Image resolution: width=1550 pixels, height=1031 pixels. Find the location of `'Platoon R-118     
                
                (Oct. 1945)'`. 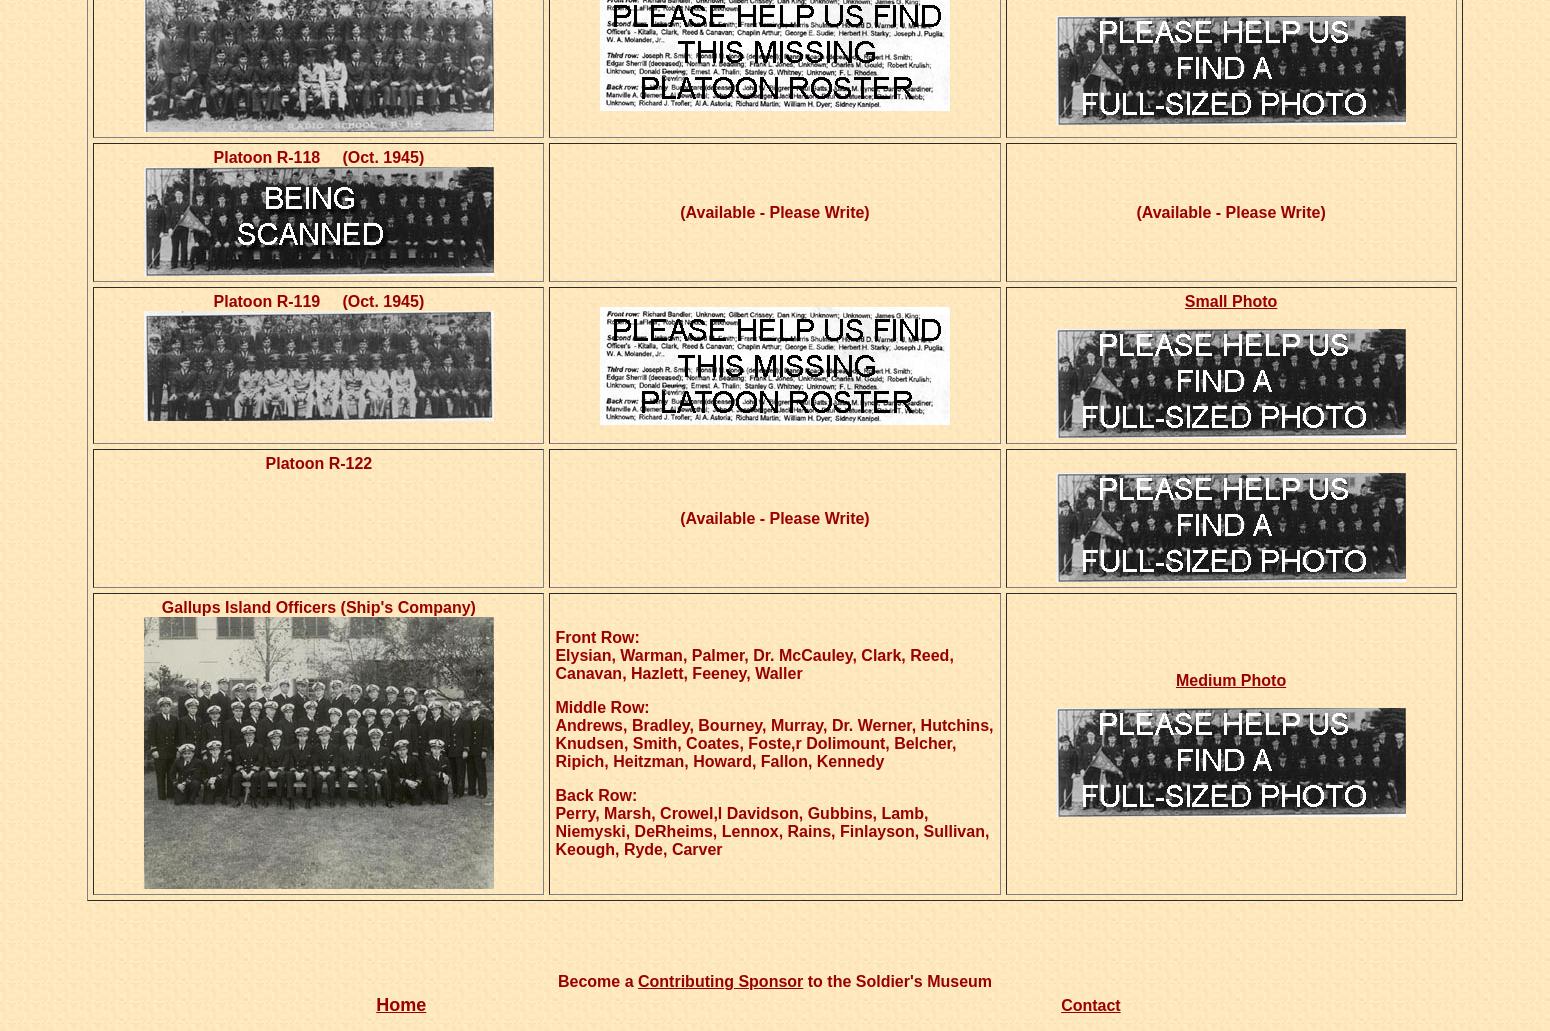

'Platoon R-118     
                
                (Oct. 1945)' is located at coordinates (211, 156).